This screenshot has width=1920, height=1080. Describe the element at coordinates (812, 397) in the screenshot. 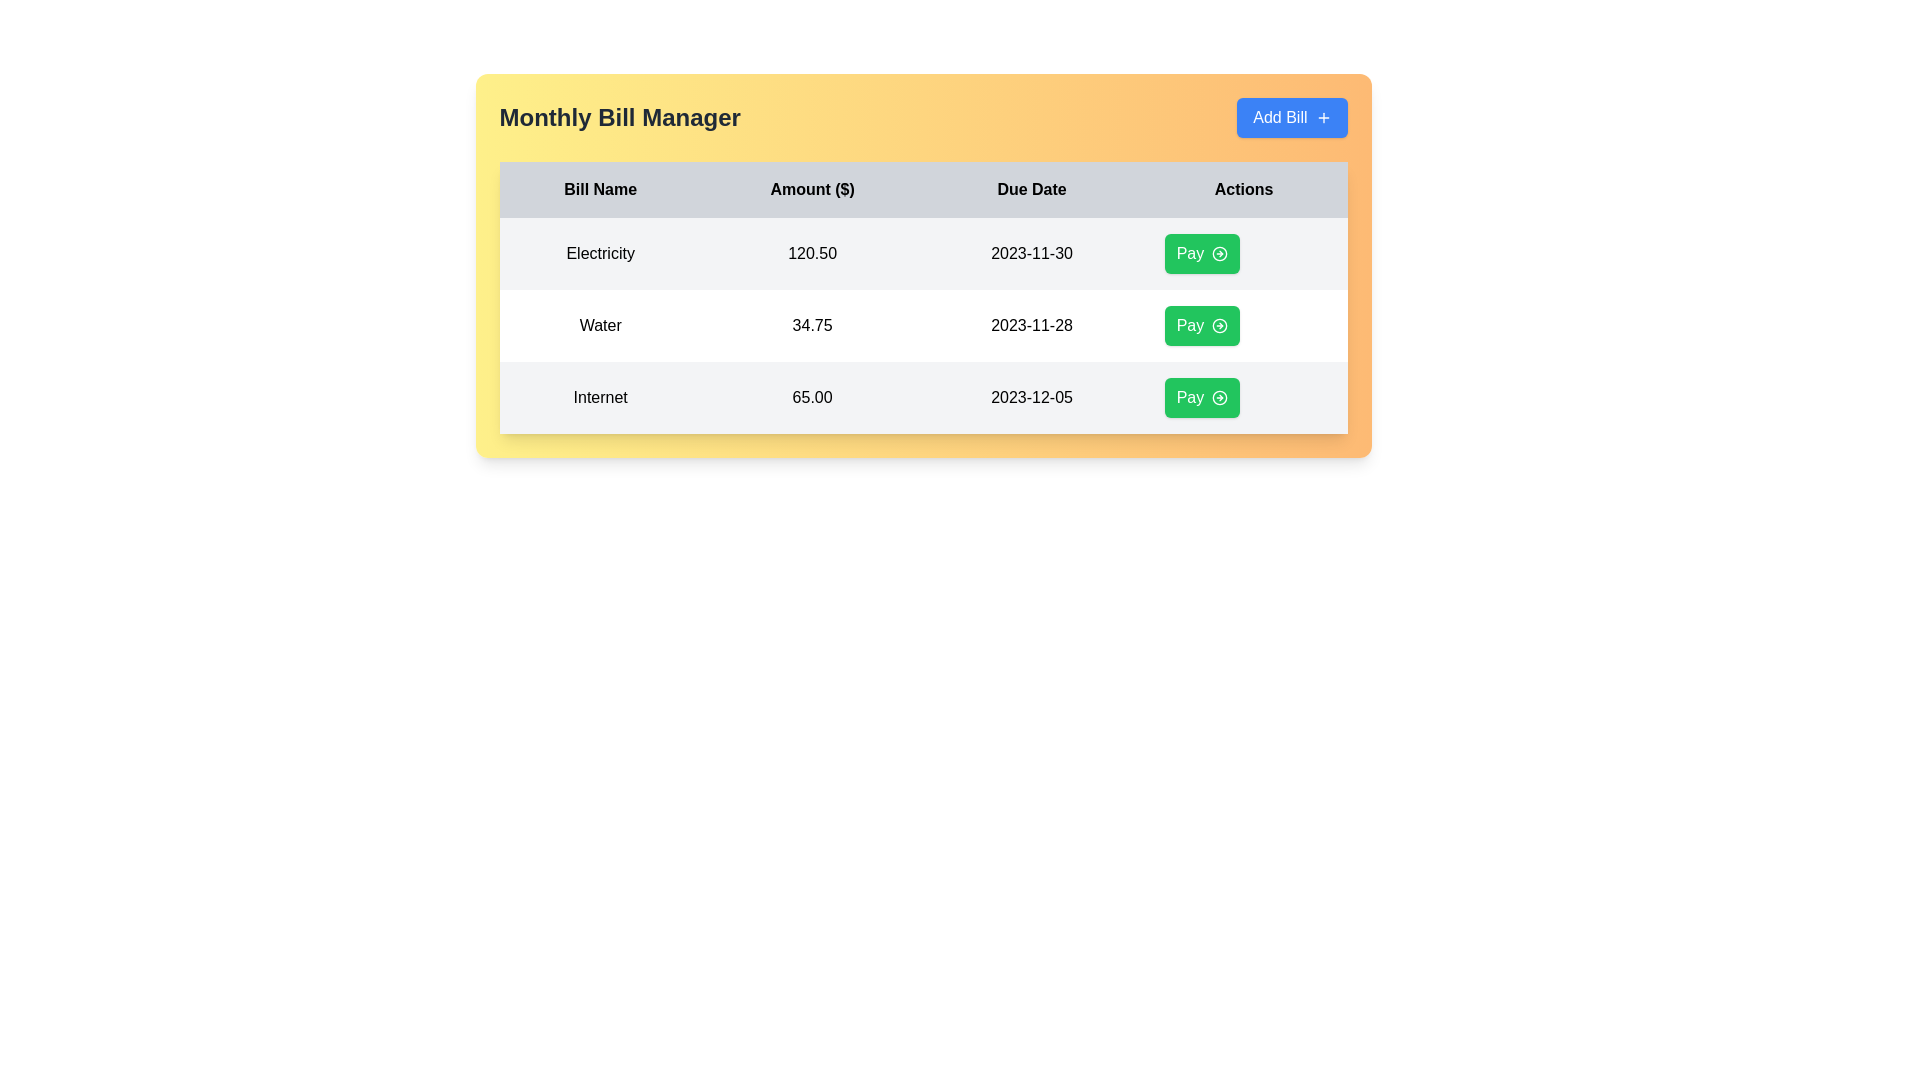

I see `the text label displaying '65.00' in the second cell of the row labeled 'Internet' within the table of bill information` at that location.